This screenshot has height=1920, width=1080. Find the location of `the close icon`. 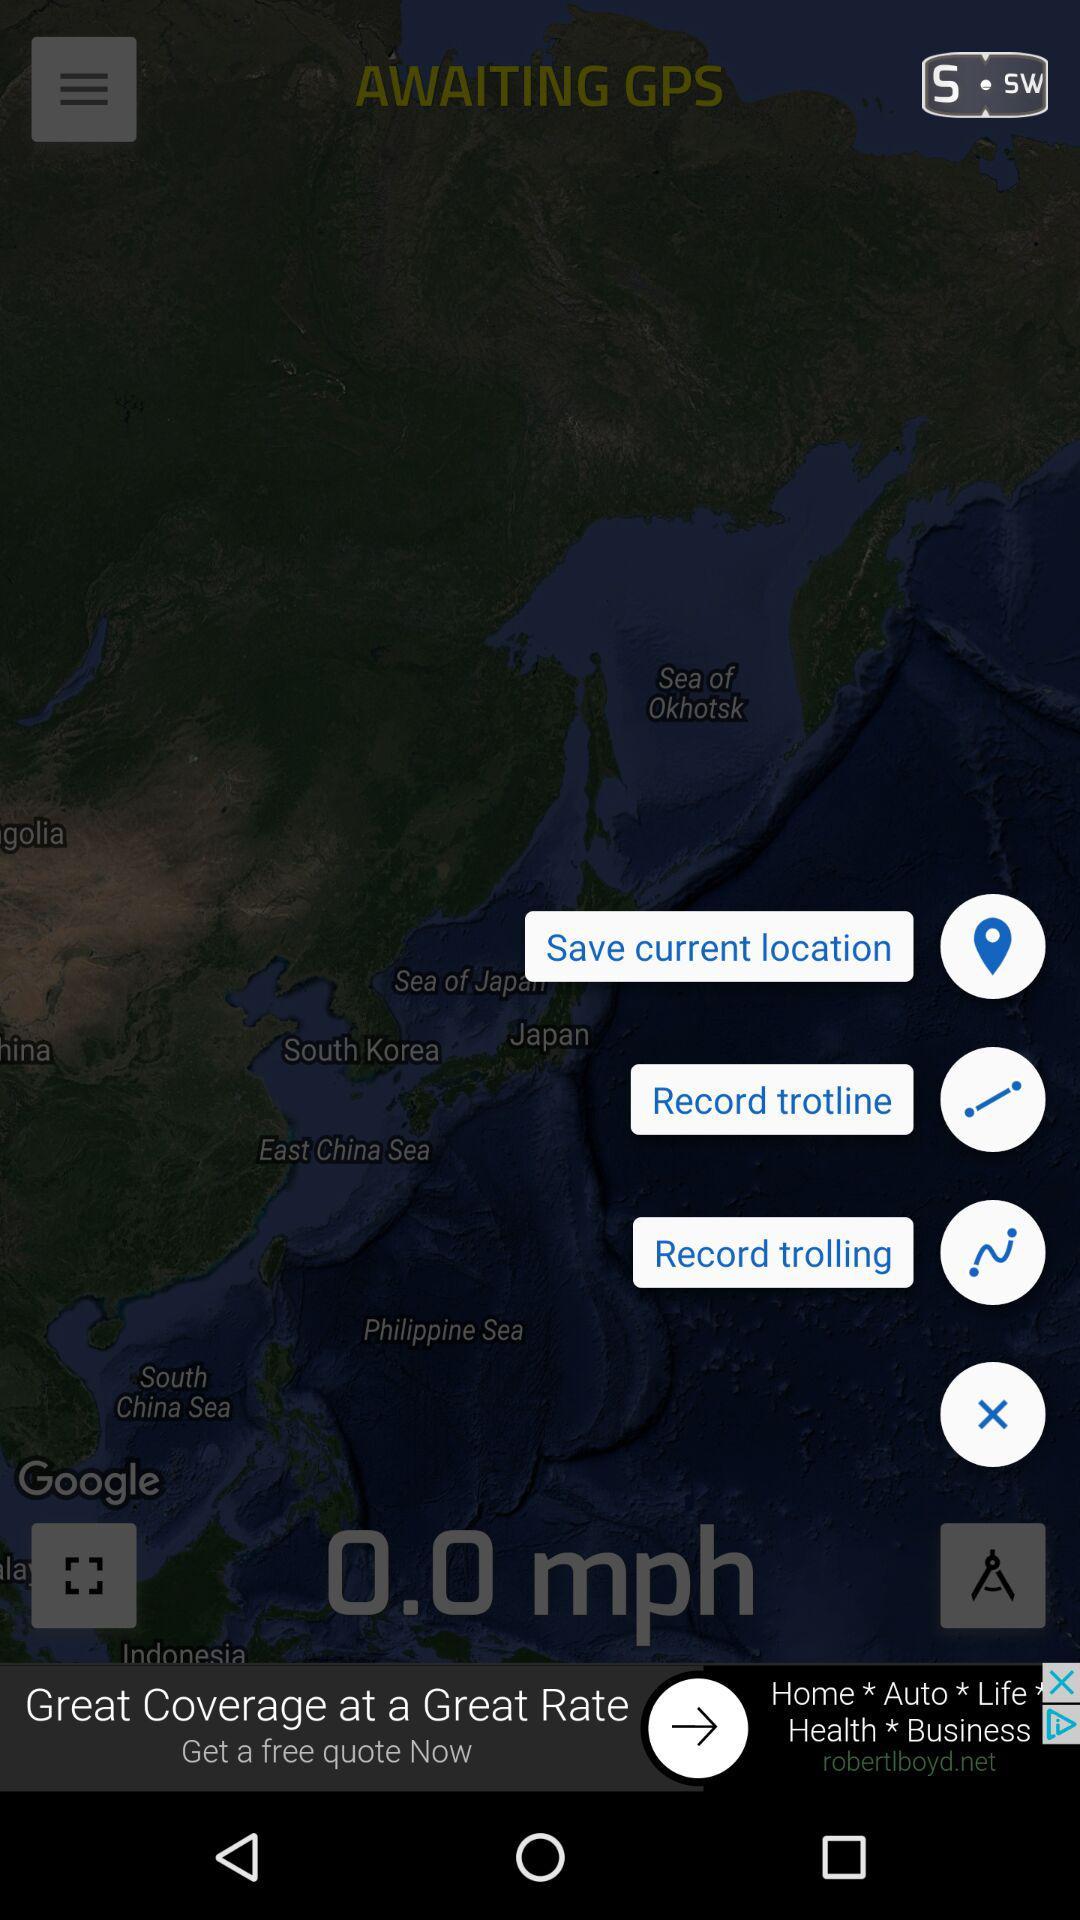

the close icon is located at coordinates (992, 1413).